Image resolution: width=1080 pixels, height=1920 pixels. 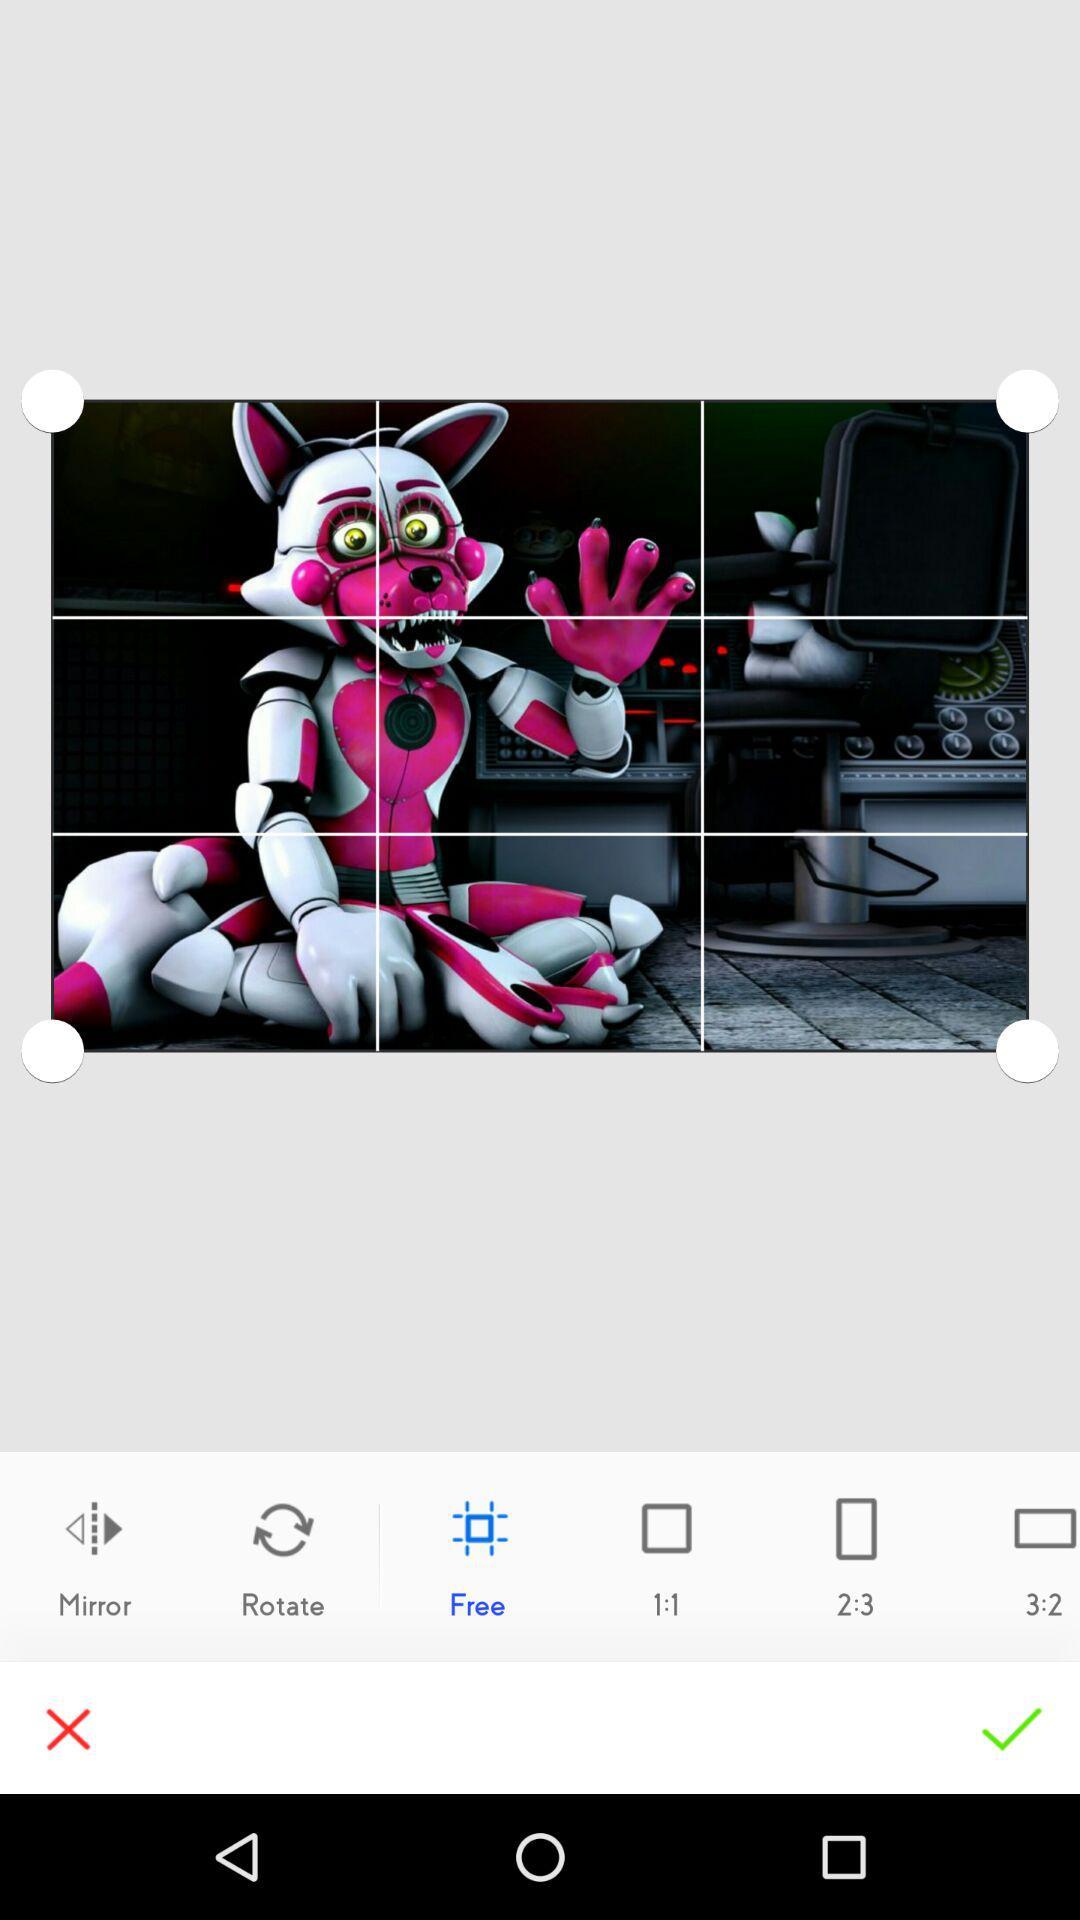 What do you see at coordinates (67, 1727) in the screenshot?
I see `the close icon` at bounding box center [67, 1727].